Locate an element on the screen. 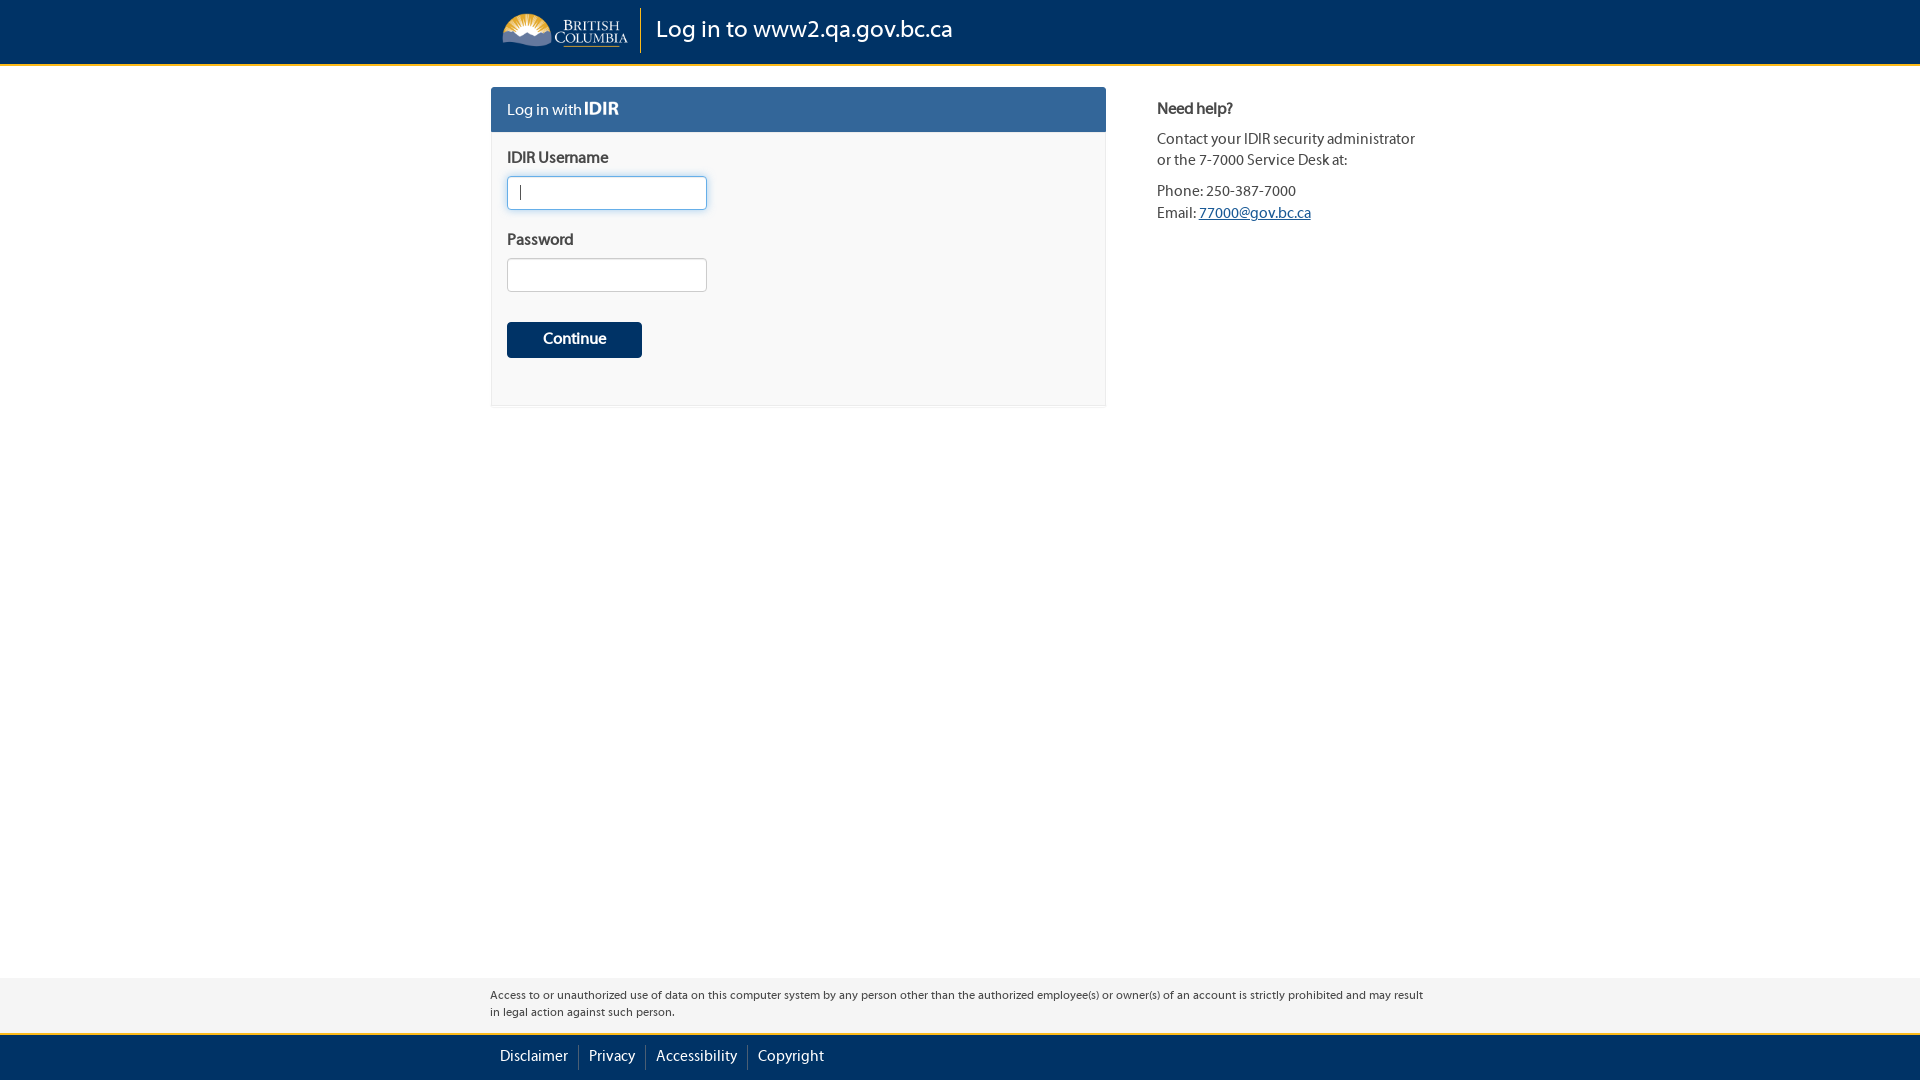 The width and height of the screenshot is (1920, 1080). '77000@gov.bc.ca' is located at coordinates (1253, 213).